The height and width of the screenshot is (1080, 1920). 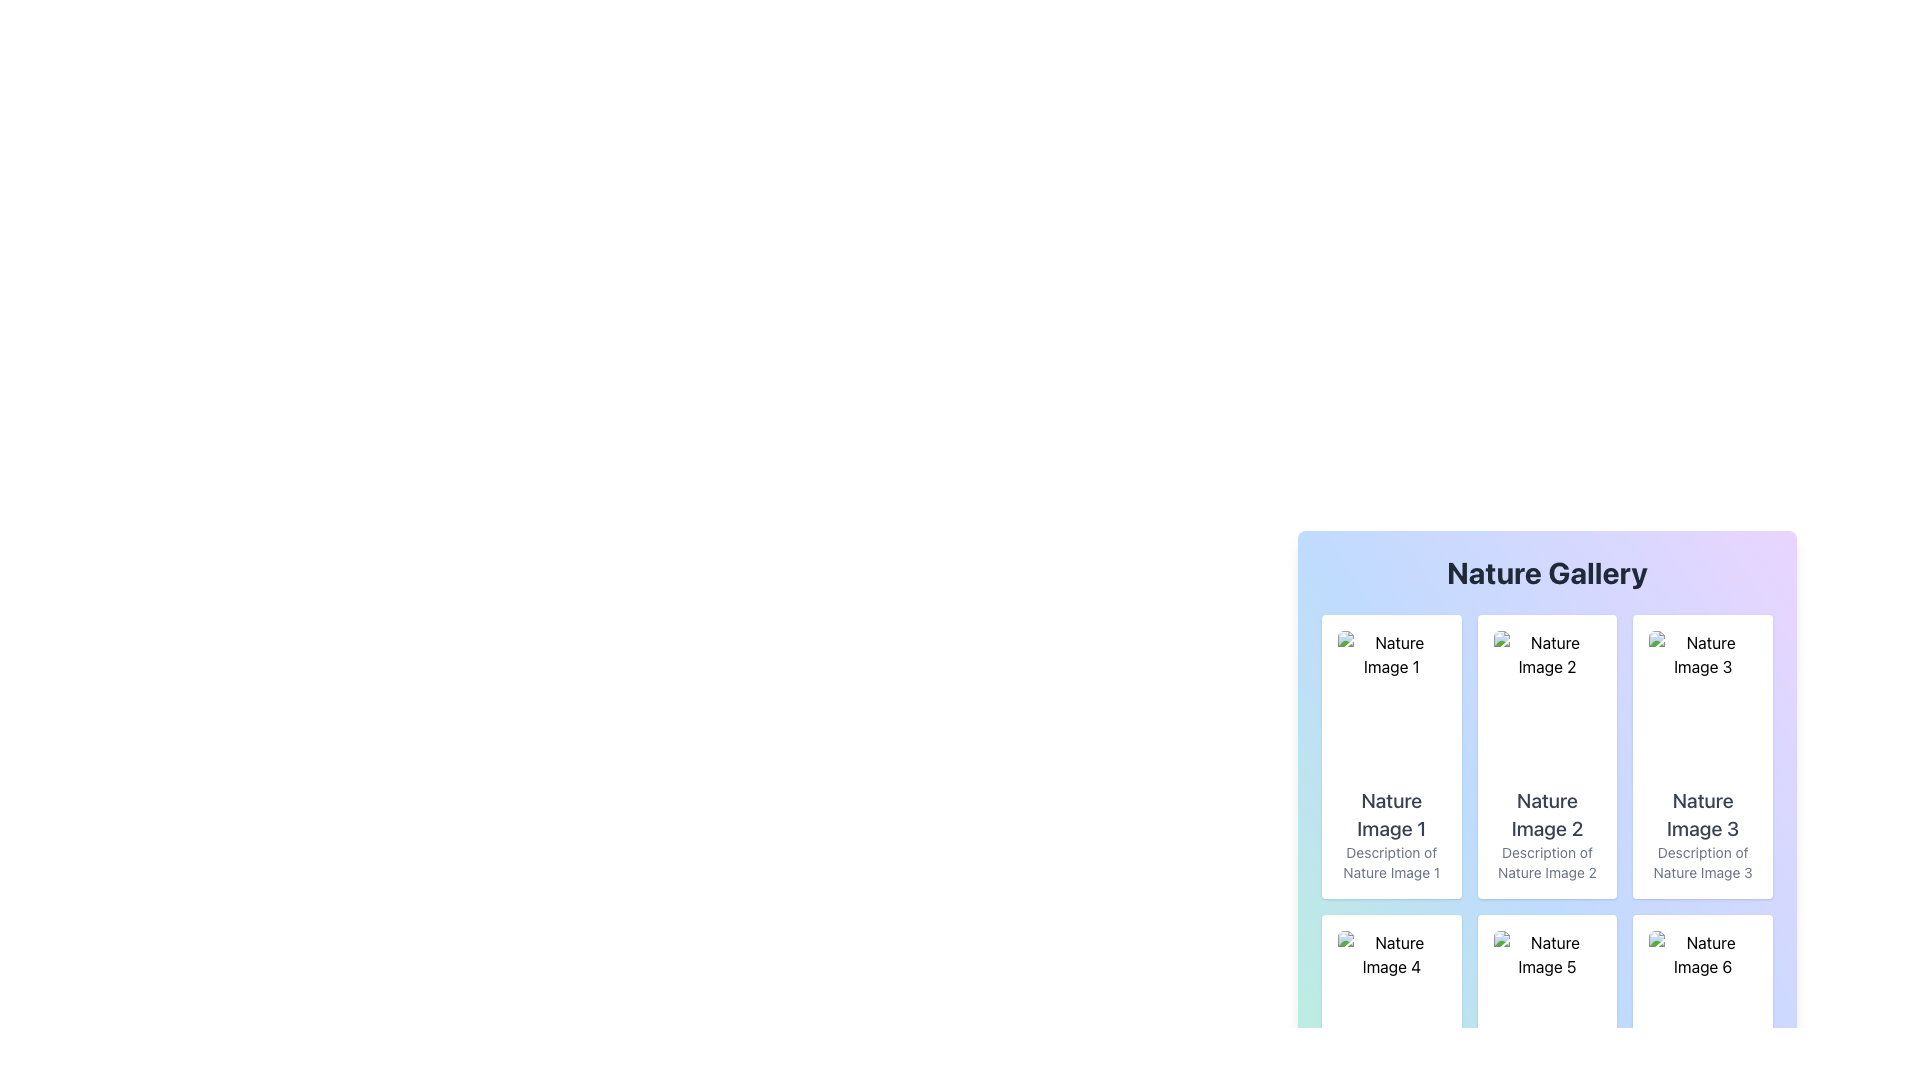 What do you see at coordinates (1390, 862) in the screenshot?
I see `text label that displays 'Description of Nature Image 1', which is styled in light gray and positioned below the title 'Nature Image 1' in the first card of the three-column grid under 'Nature Gallery'` at bounding box center [1390, 862].